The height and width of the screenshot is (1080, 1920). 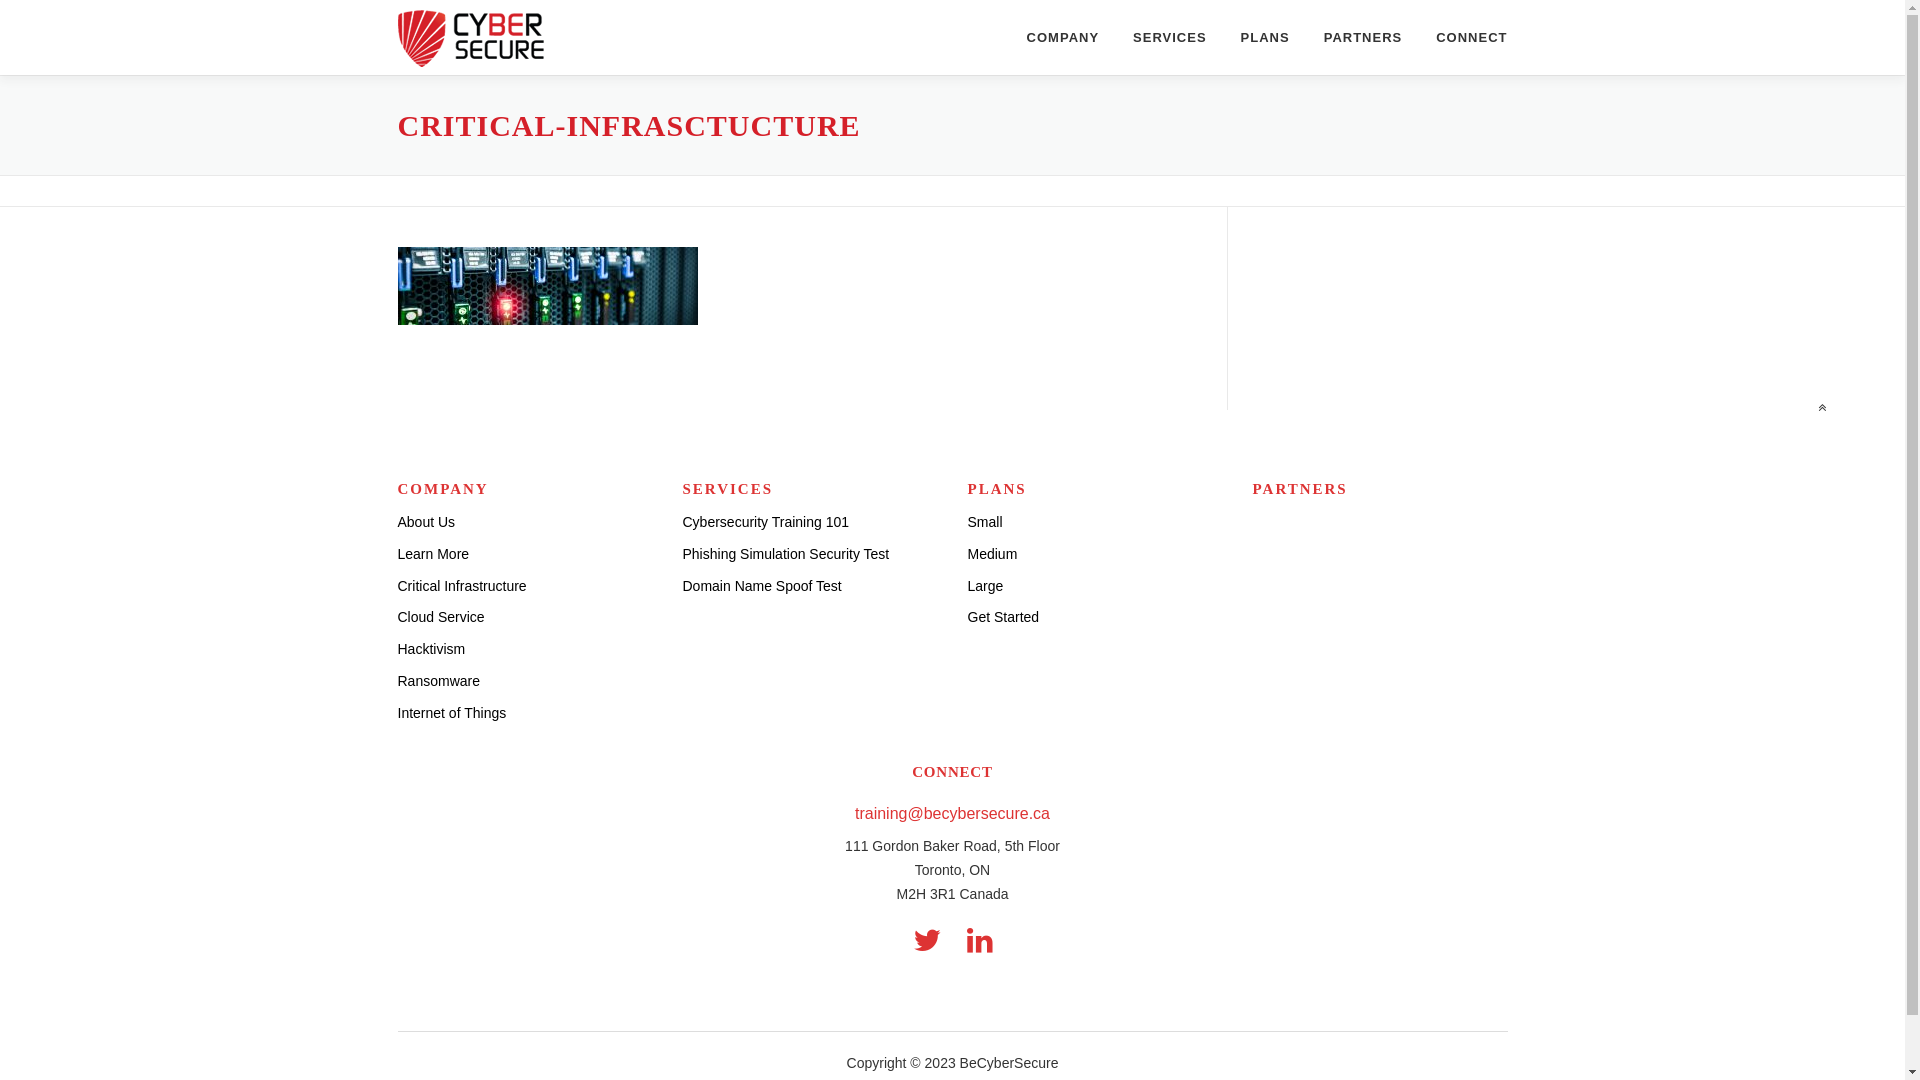 What do you see at coordinates (431, 648) in the screenshot?
I see `'Hacktivism'` at bounding box center [431, 648].